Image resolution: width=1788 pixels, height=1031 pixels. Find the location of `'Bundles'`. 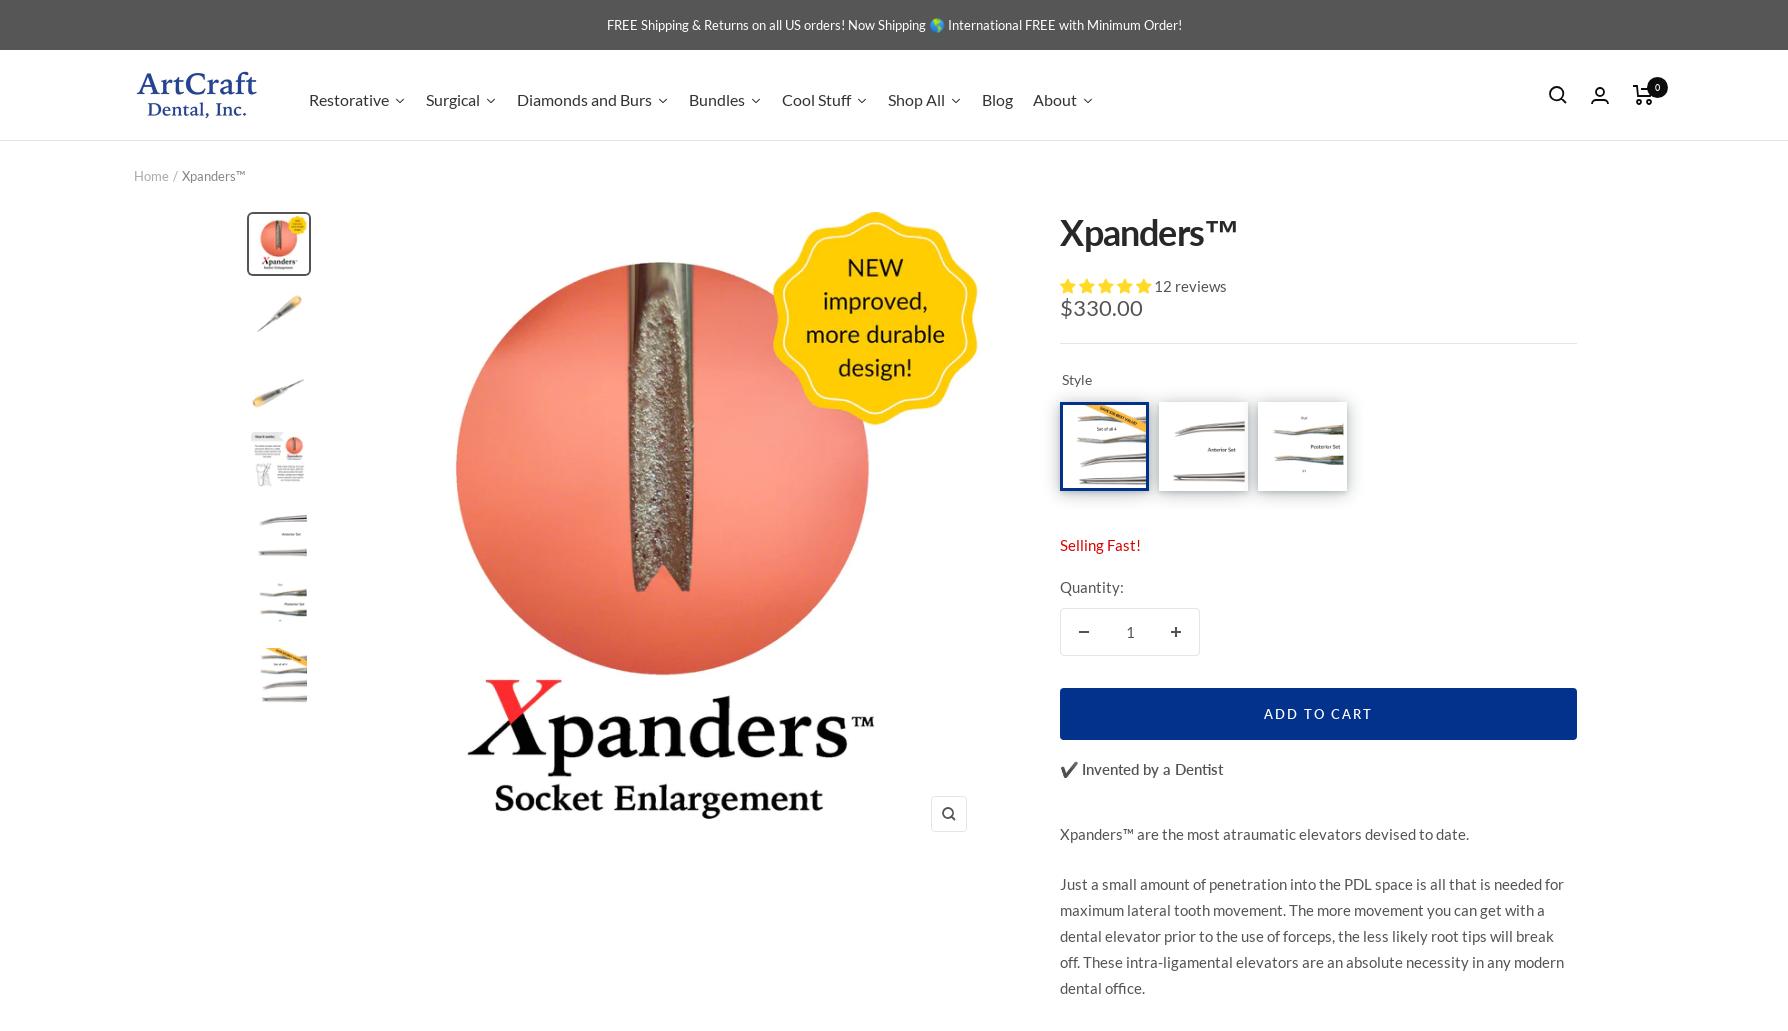

'Bundles' is located at coordinates (715, 98).